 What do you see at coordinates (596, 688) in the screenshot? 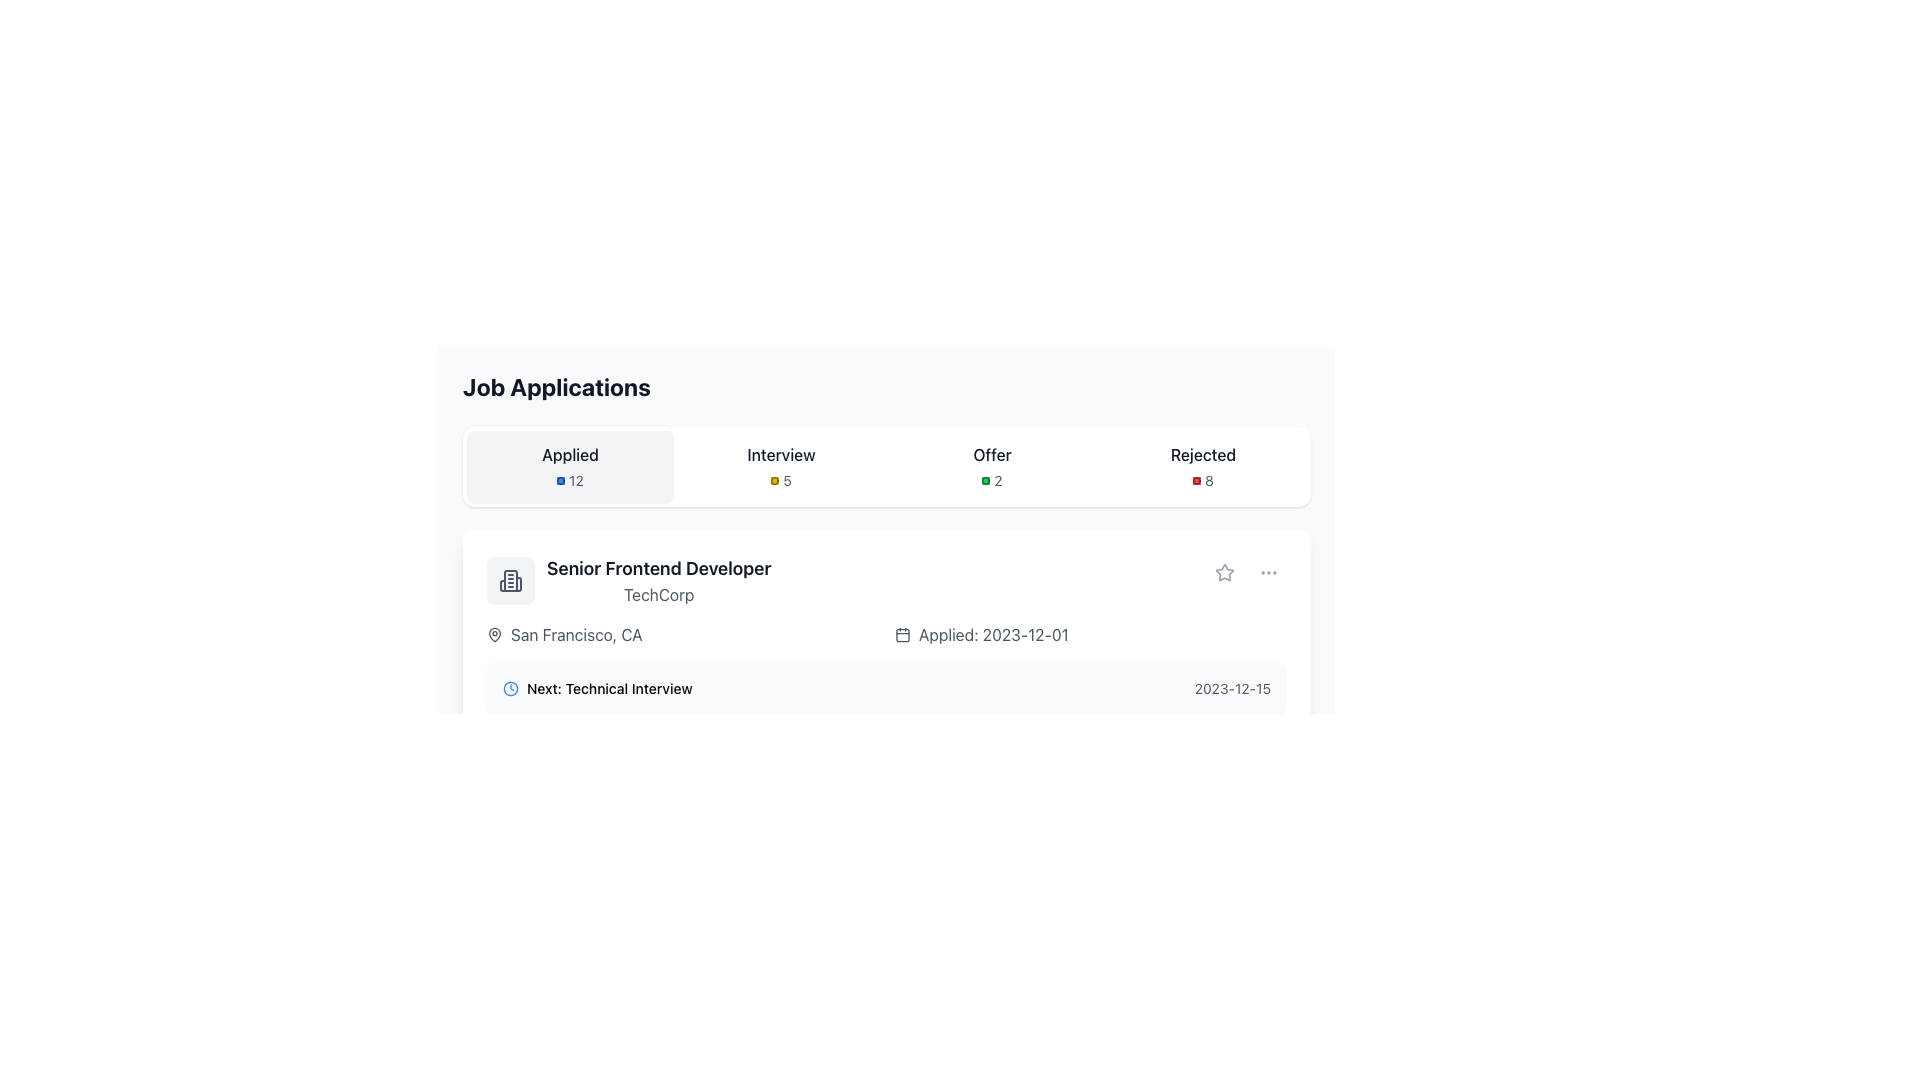
I see `information displayed in the Text with Icon element that shows the clock icon and the text 'Next: Technical Interview' under the job application card for the 'Senior Frontend Developer' position` at bounding box center [596, 688].